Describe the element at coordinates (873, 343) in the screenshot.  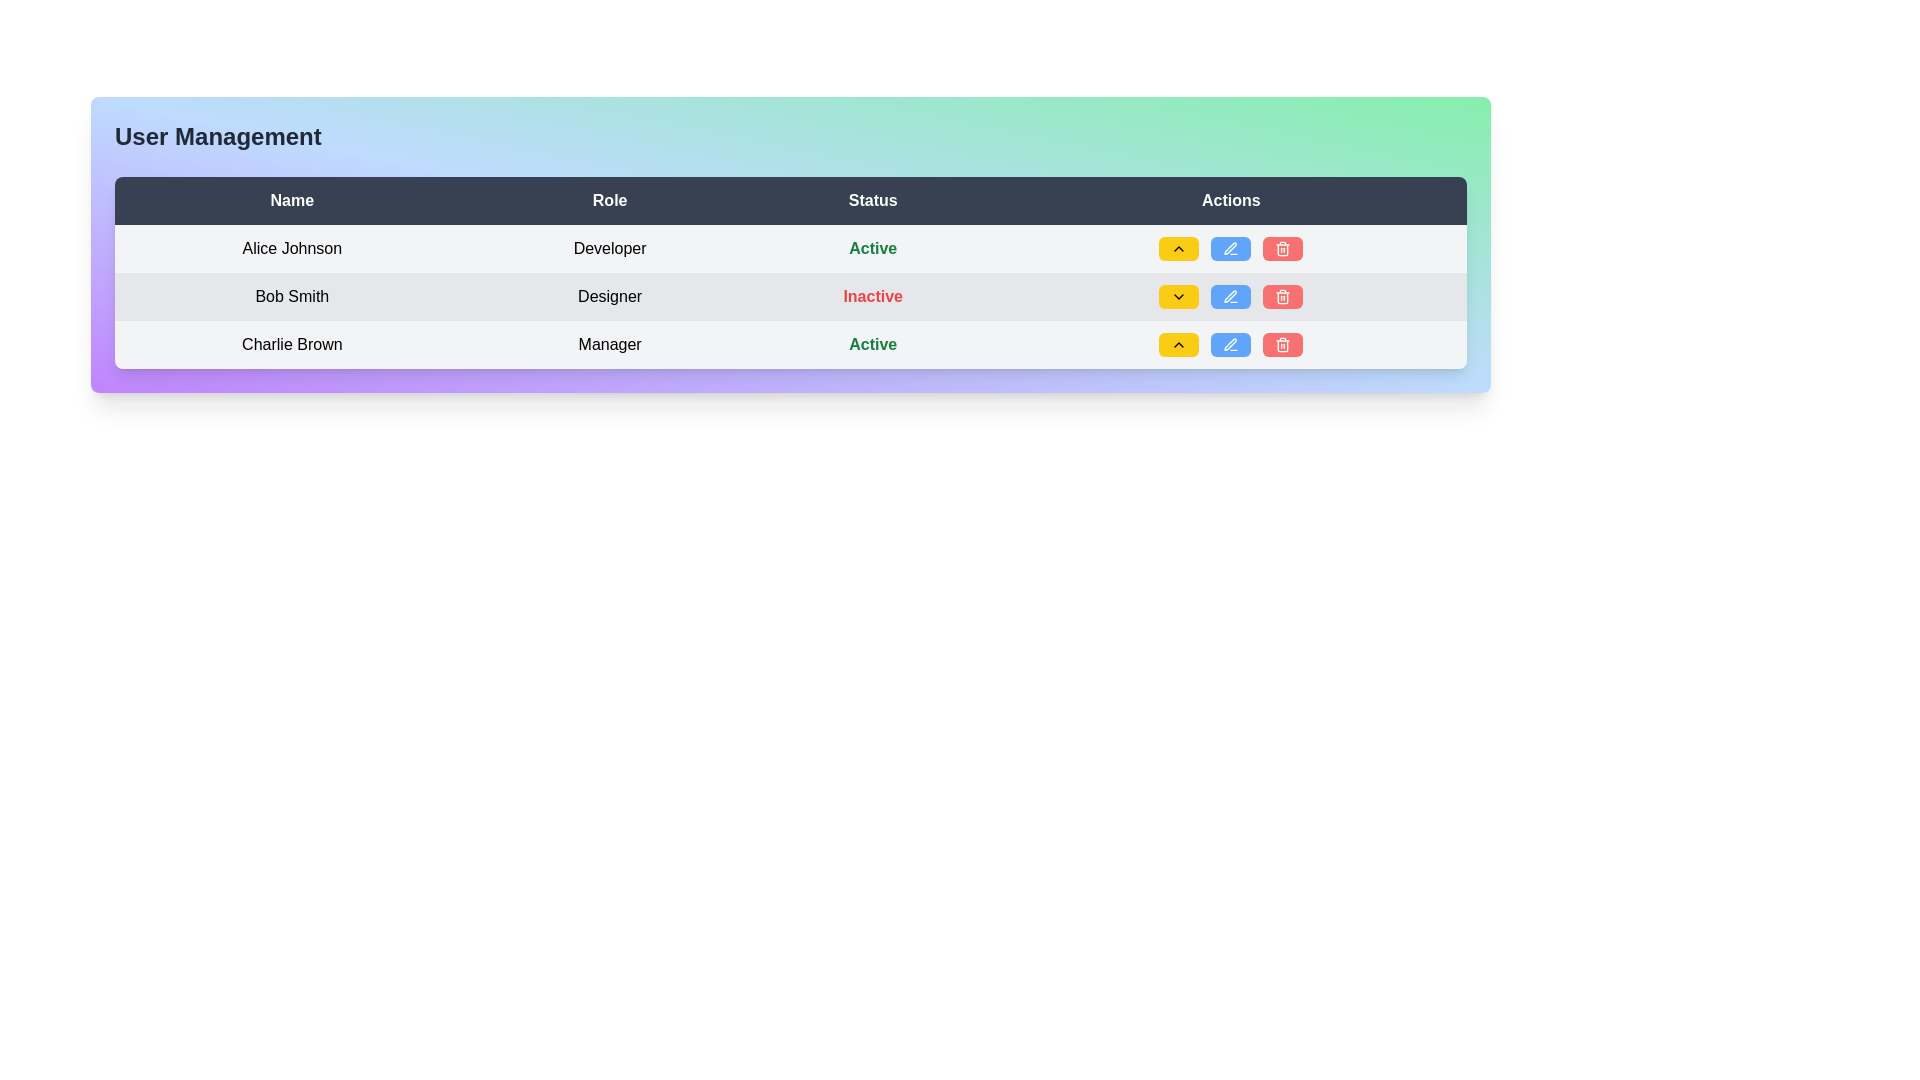
I see `'Active' text label displayed in bold green typography located in the third row of the 'Status' column within the table structure` at that location.